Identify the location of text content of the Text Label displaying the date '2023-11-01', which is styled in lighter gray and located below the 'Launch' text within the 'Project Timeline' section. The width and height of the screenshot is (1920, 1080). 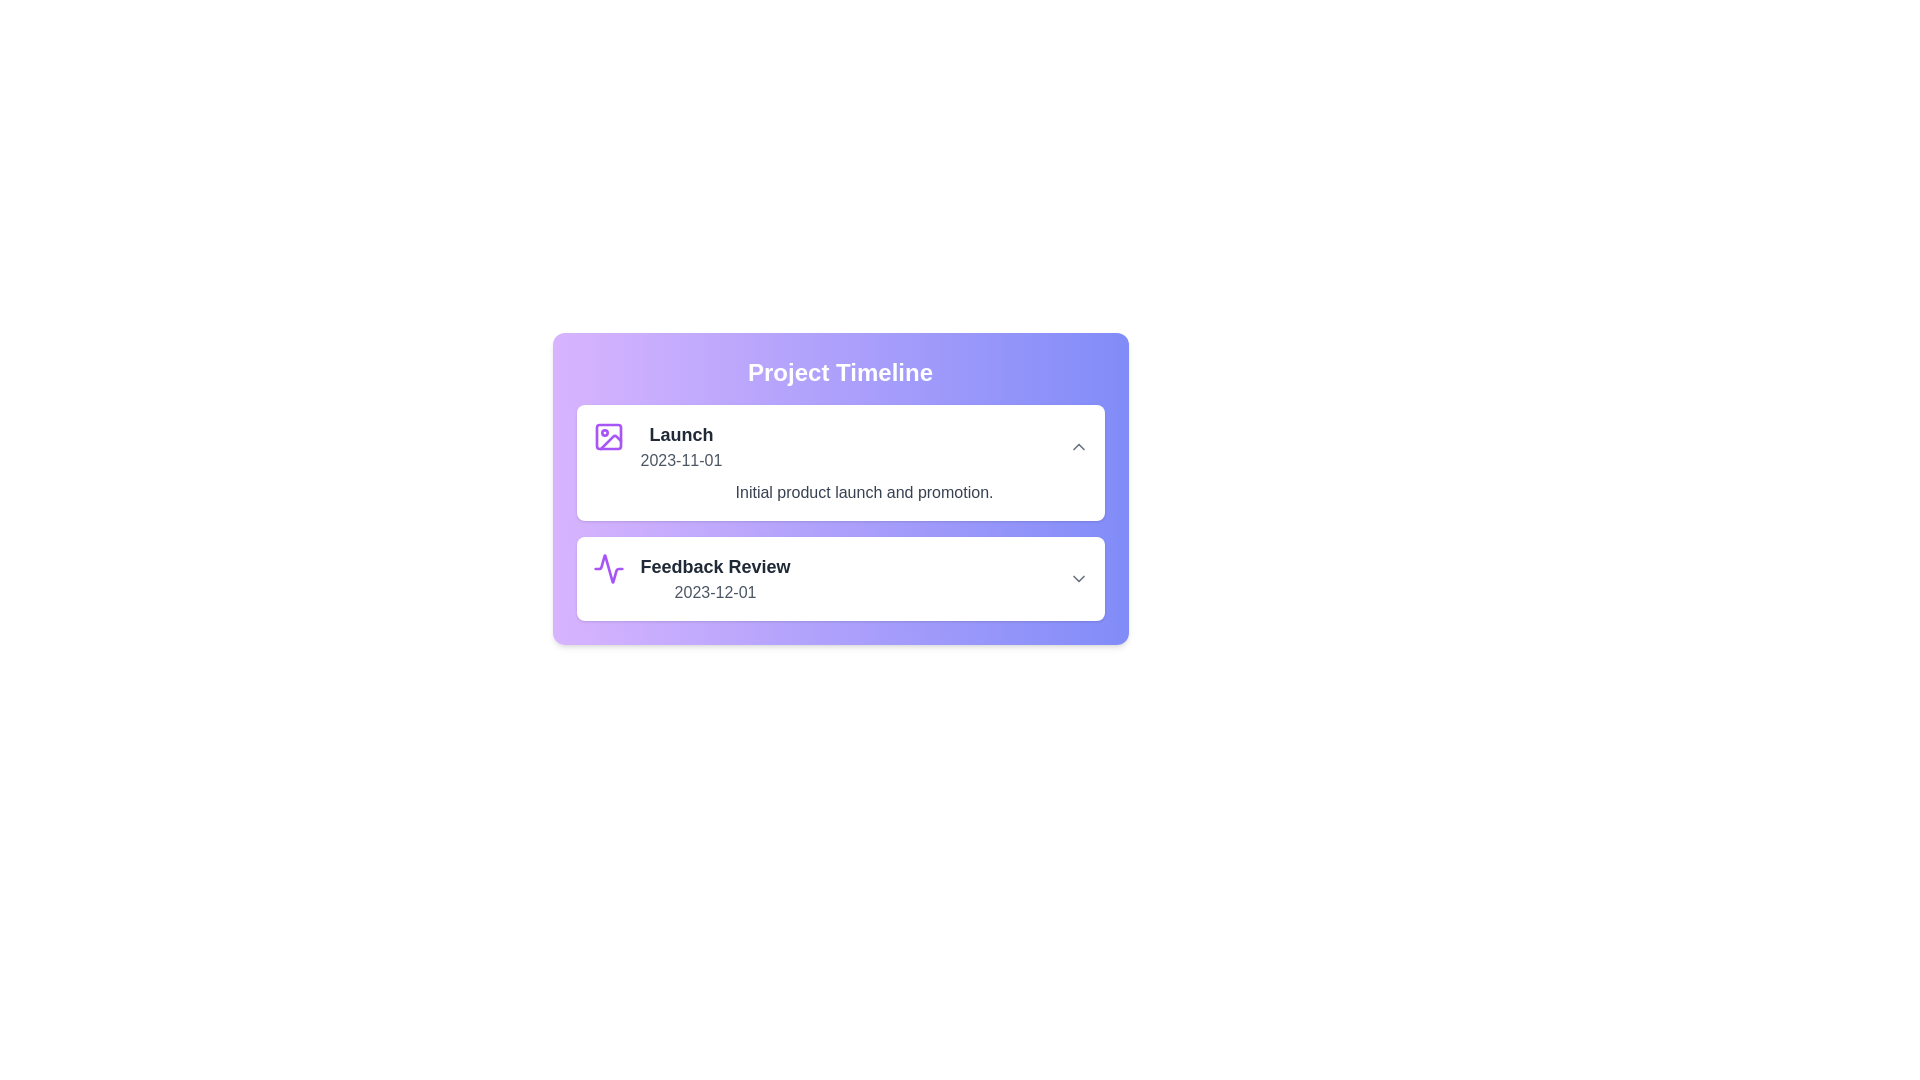
(681, 461).